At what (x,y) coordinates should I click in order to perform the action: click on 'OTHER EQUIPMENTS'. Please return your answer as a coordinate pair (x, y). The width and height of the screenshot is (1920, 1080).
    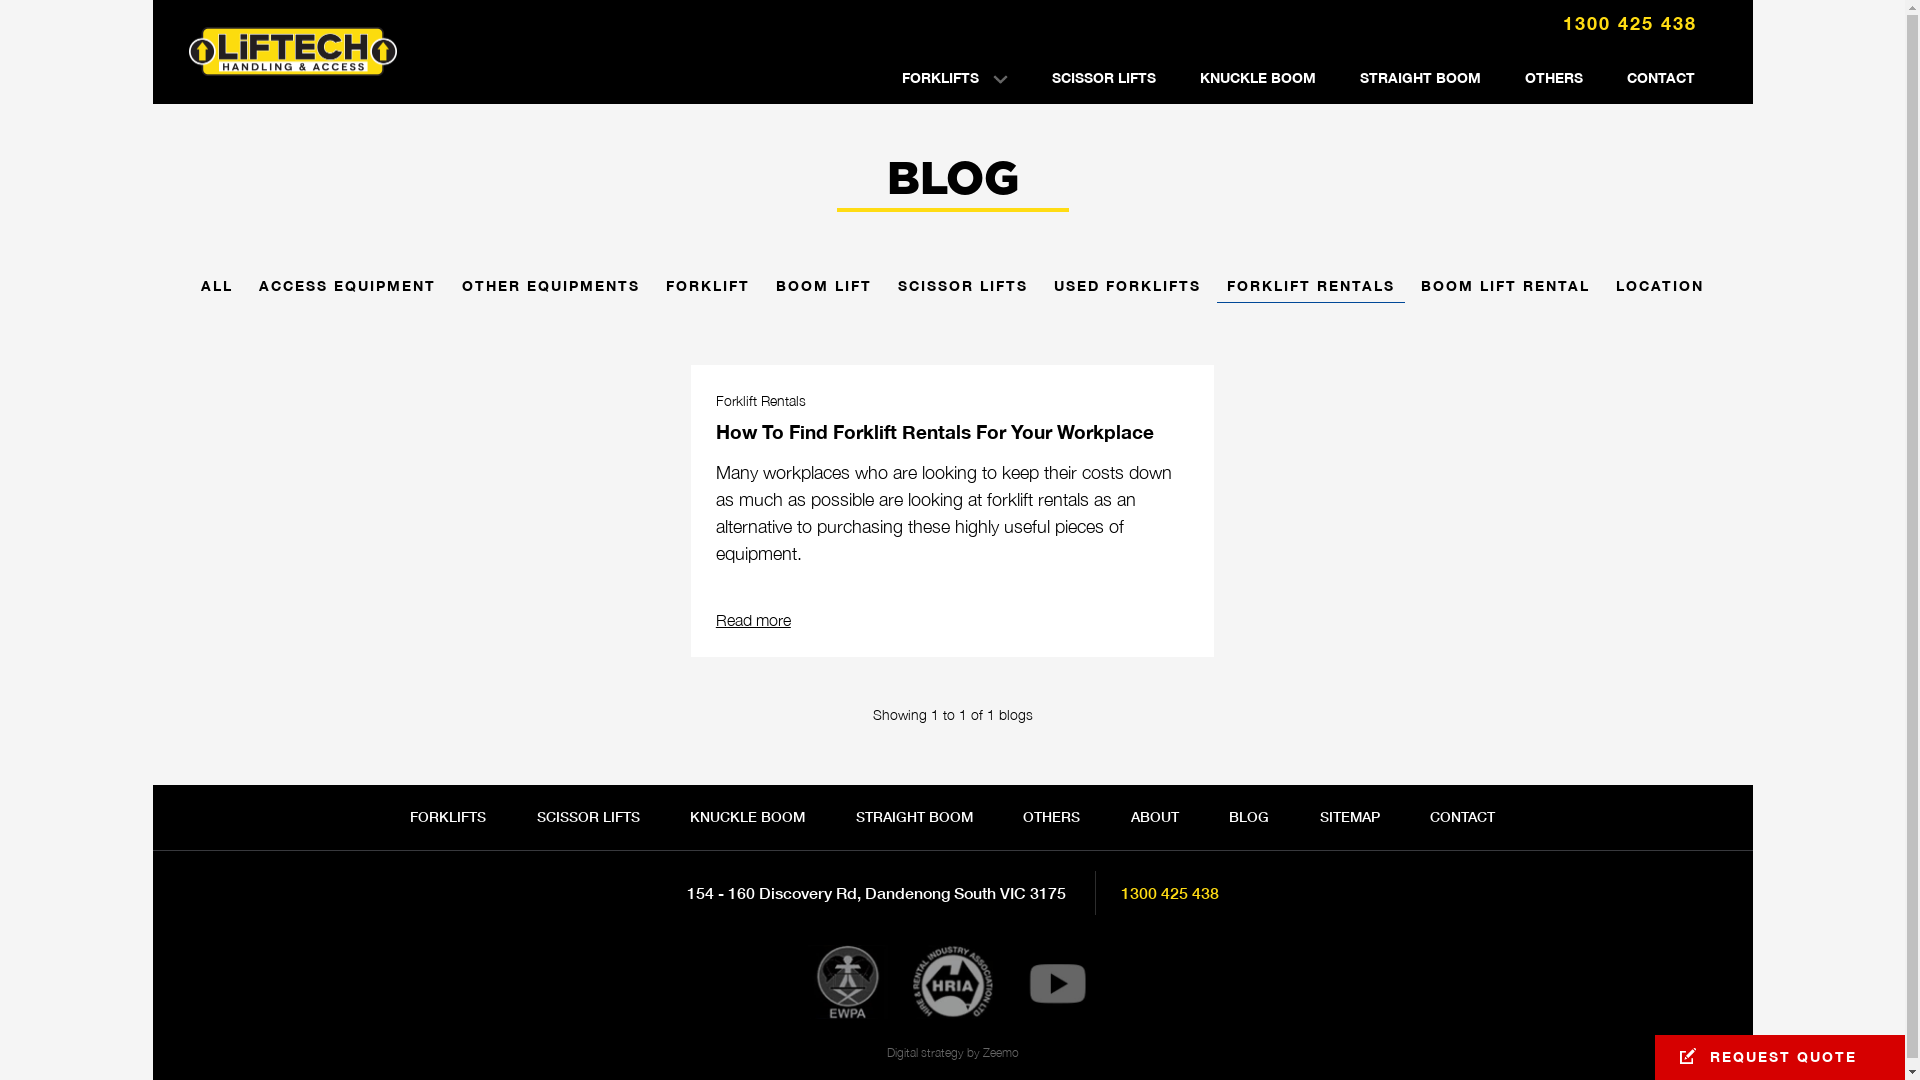
    Looking at the image, I should click on (551, 289).